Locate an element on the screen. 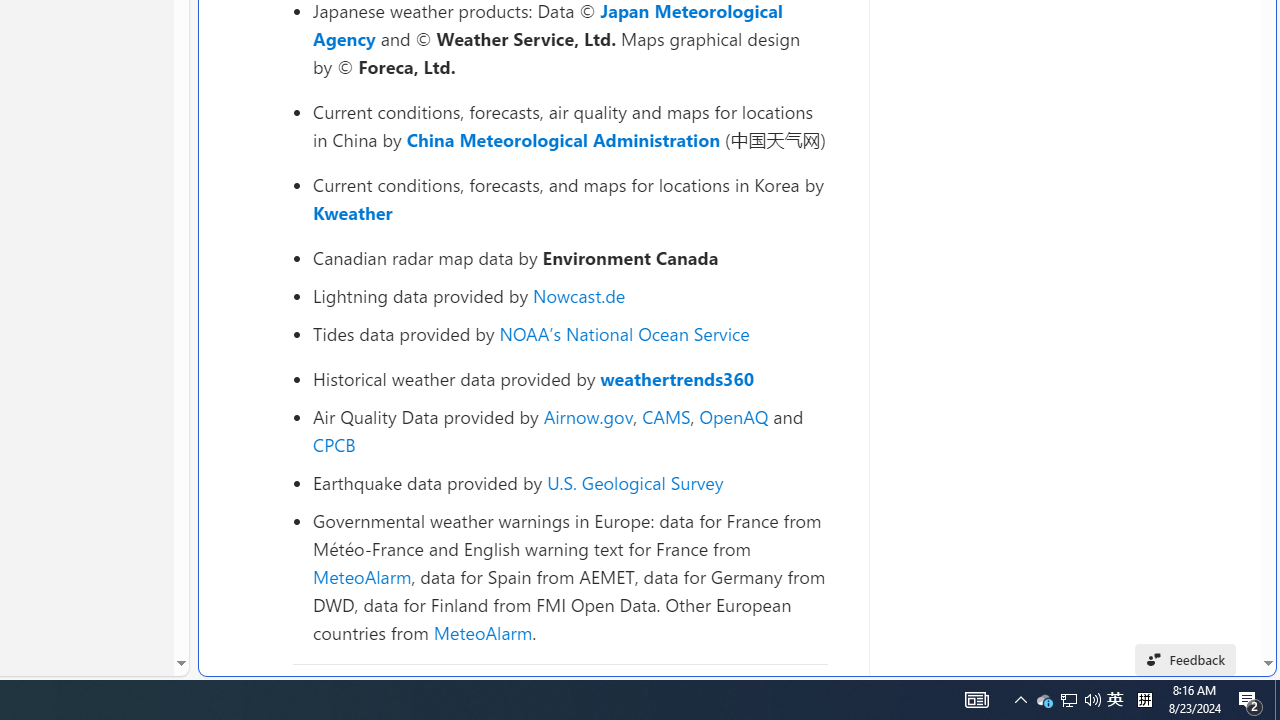  'Earthquake data provided by U.S. Geological Survey' is located at coordinates (569, 482).